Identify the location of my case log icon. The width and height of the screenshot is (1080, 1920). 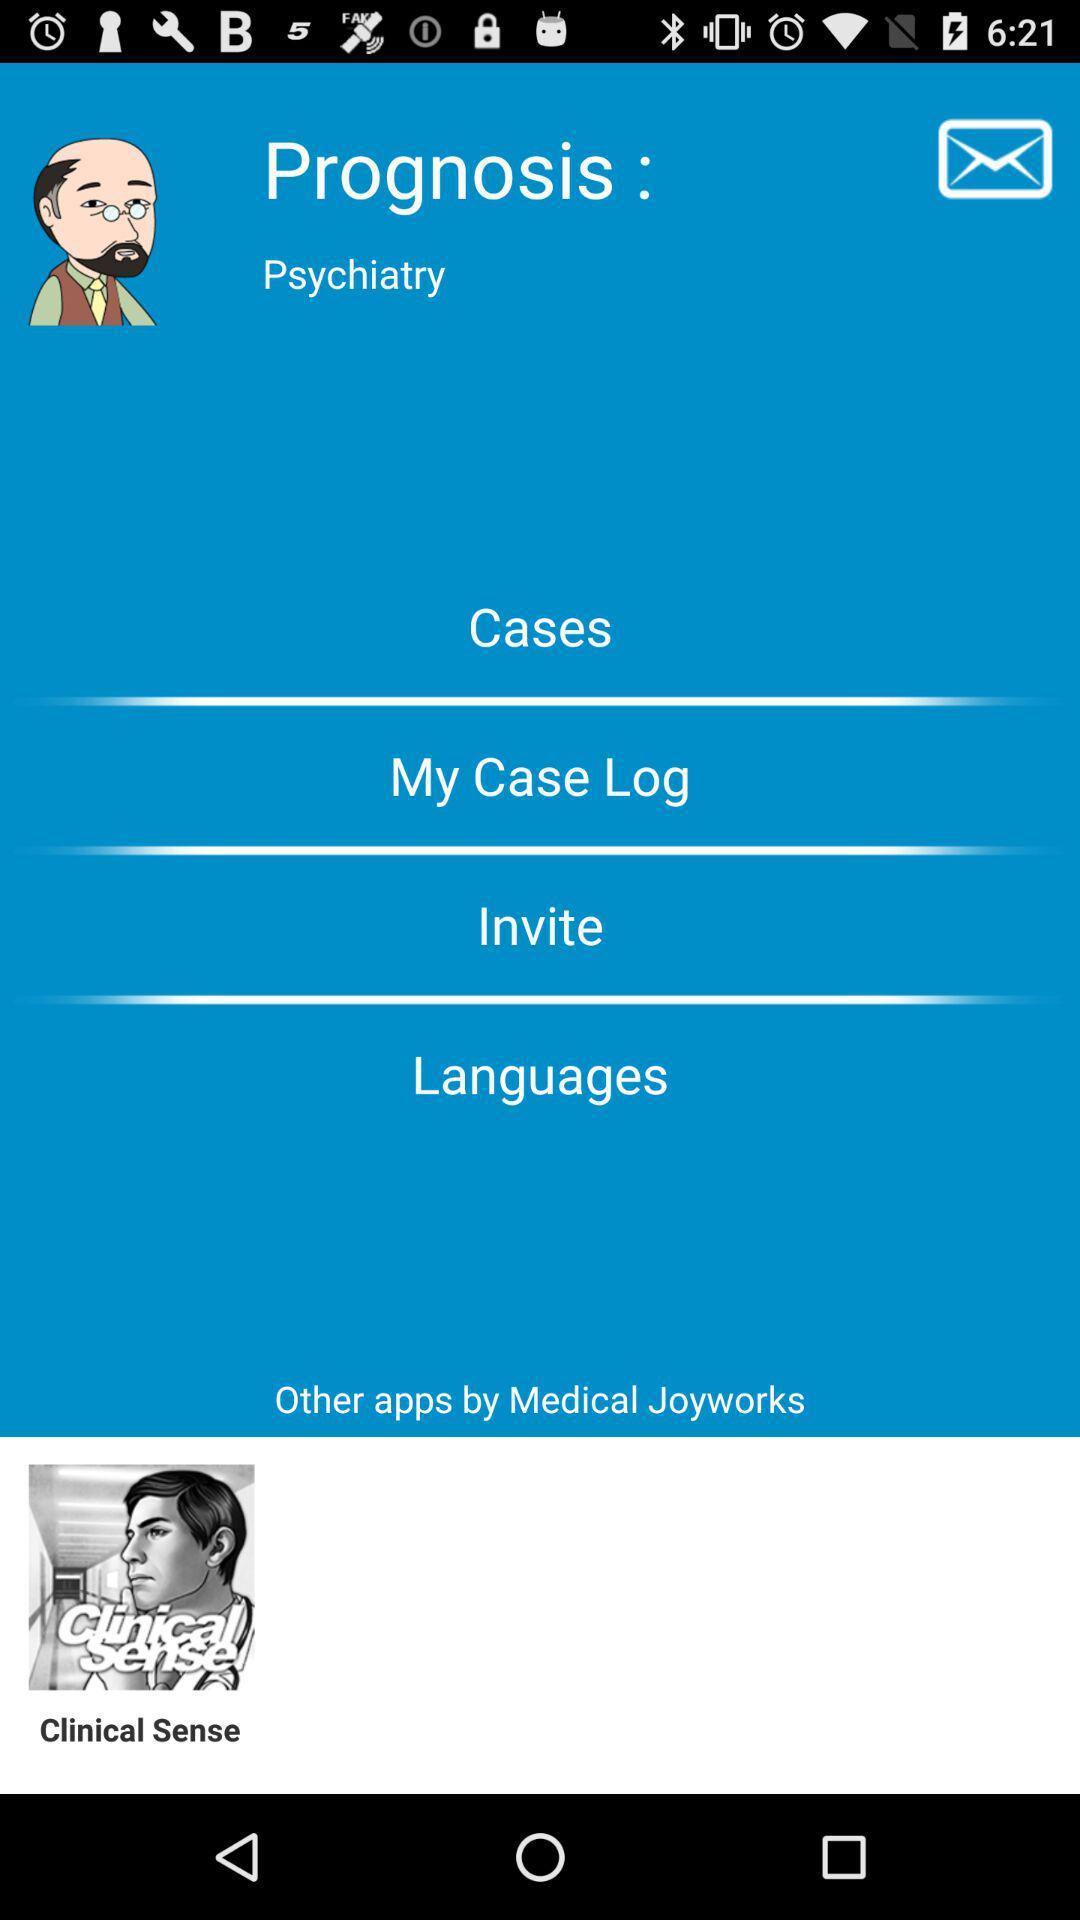
(540, 774).